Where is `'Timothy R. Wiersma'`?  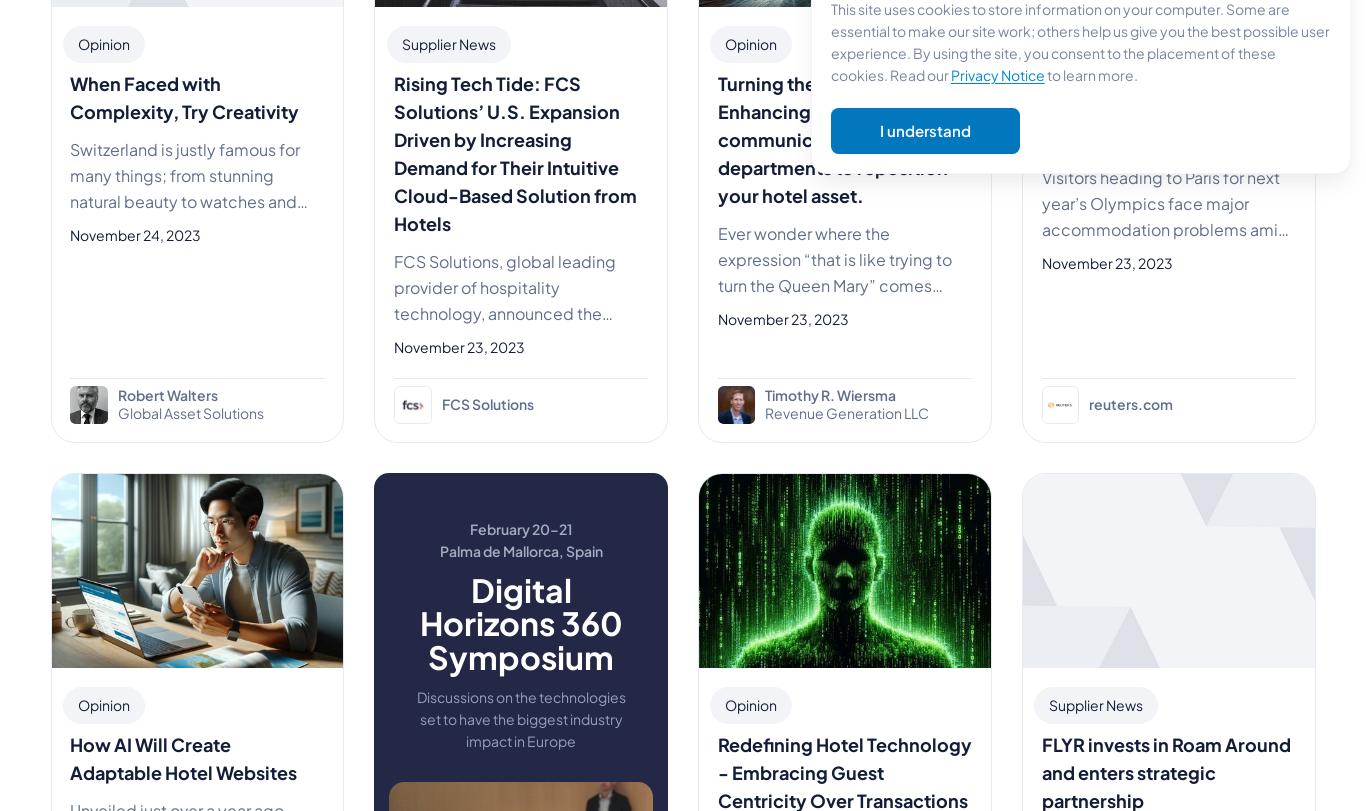
'Timothy R. Wiersma' is located at coordinates (829, 395).